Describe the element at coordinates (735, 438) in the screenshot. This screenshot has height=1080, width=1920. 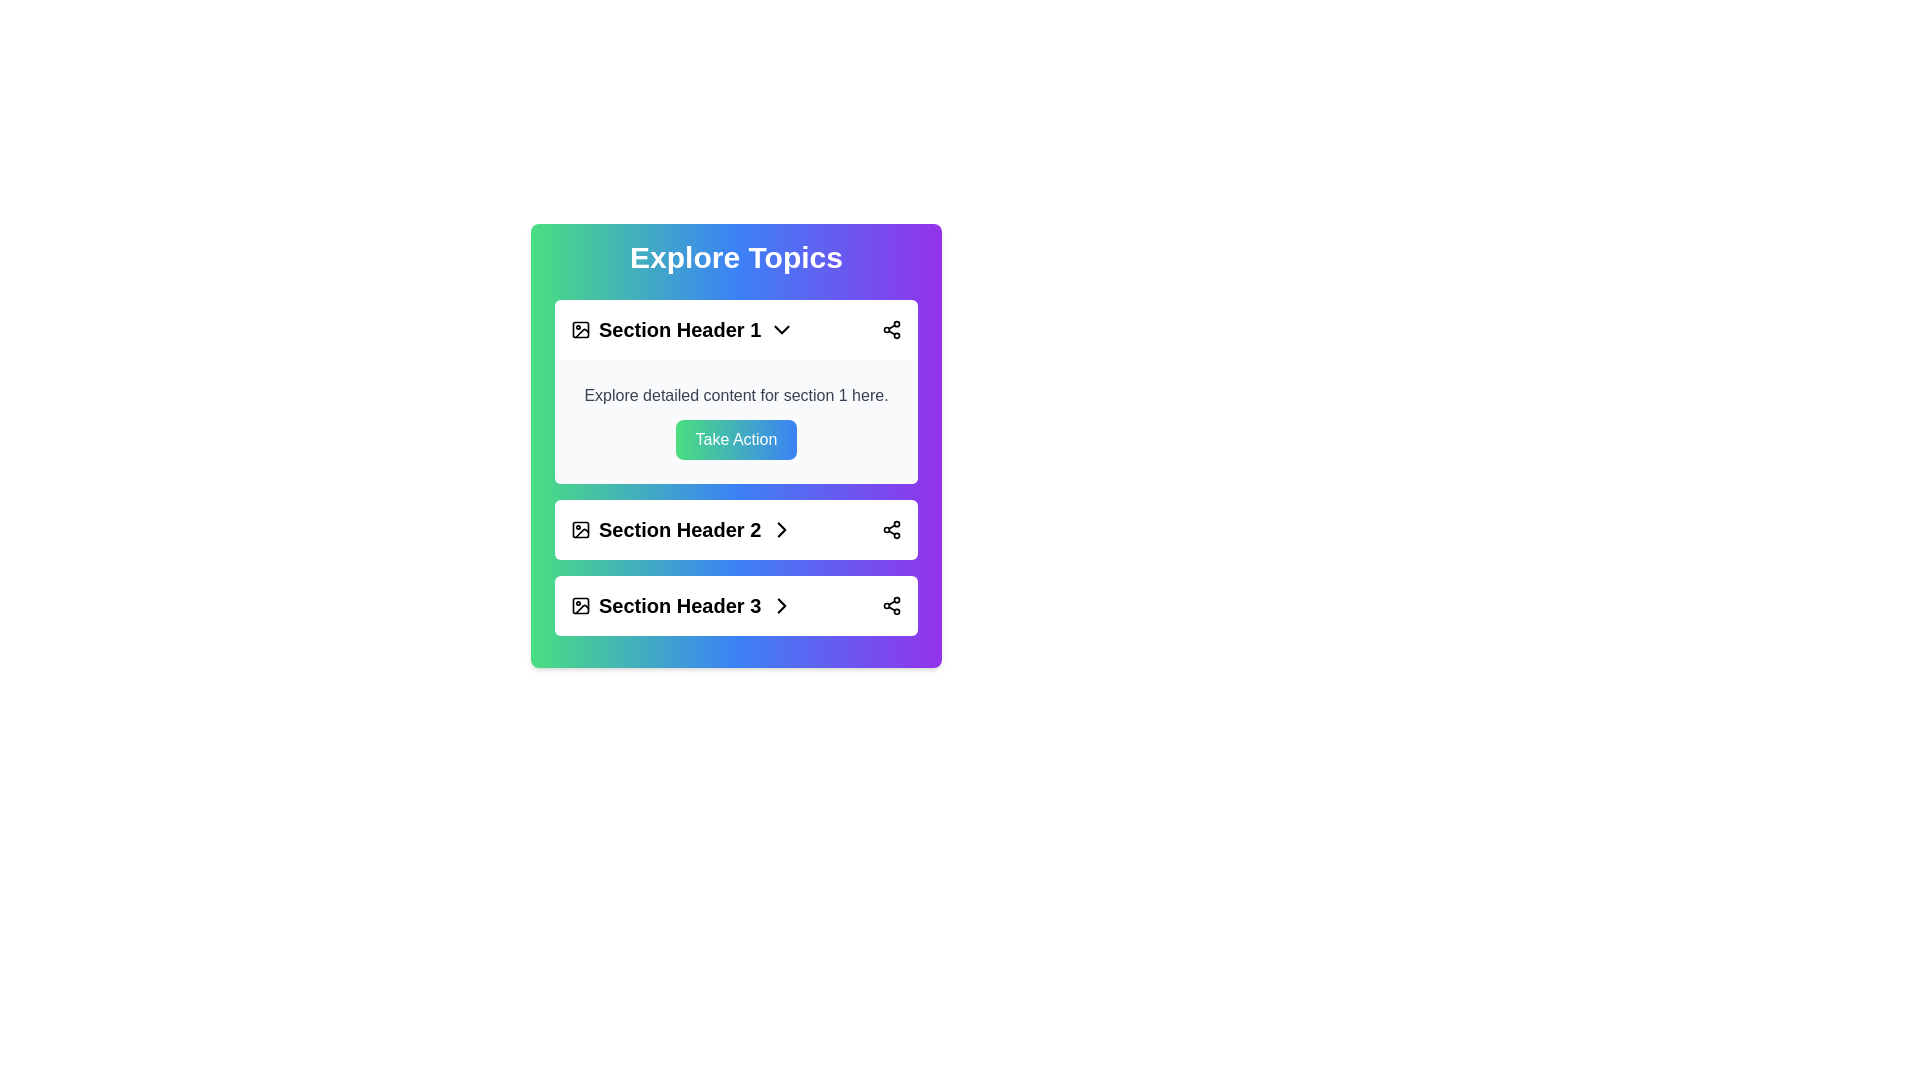
I see `the button labeled 'Take Action', which has a gradient background from green to blue and is located below the text 'Explore detailed content for section 1 here.'` at that location.